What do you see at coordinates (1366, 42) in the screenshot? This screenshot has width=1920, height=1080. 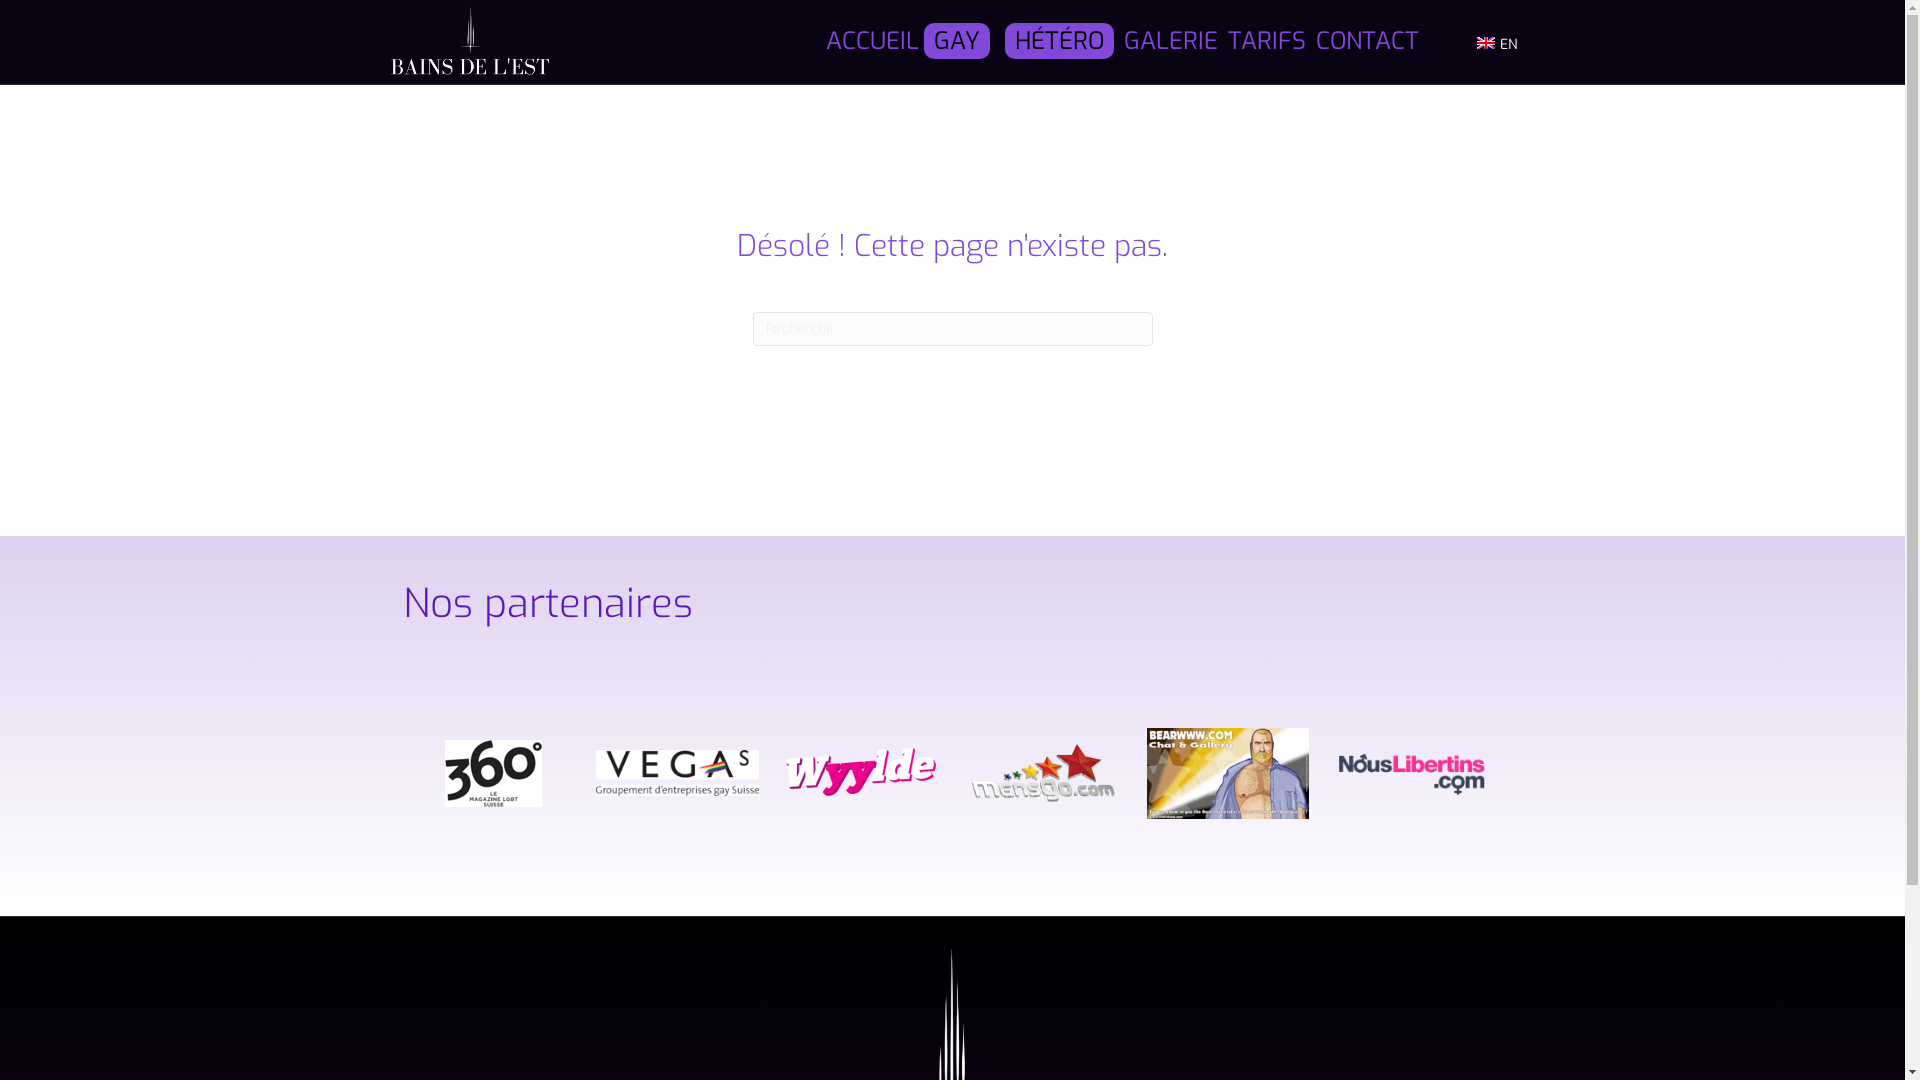 I see `'CONTACT'` at bounding box center [1366, 42].